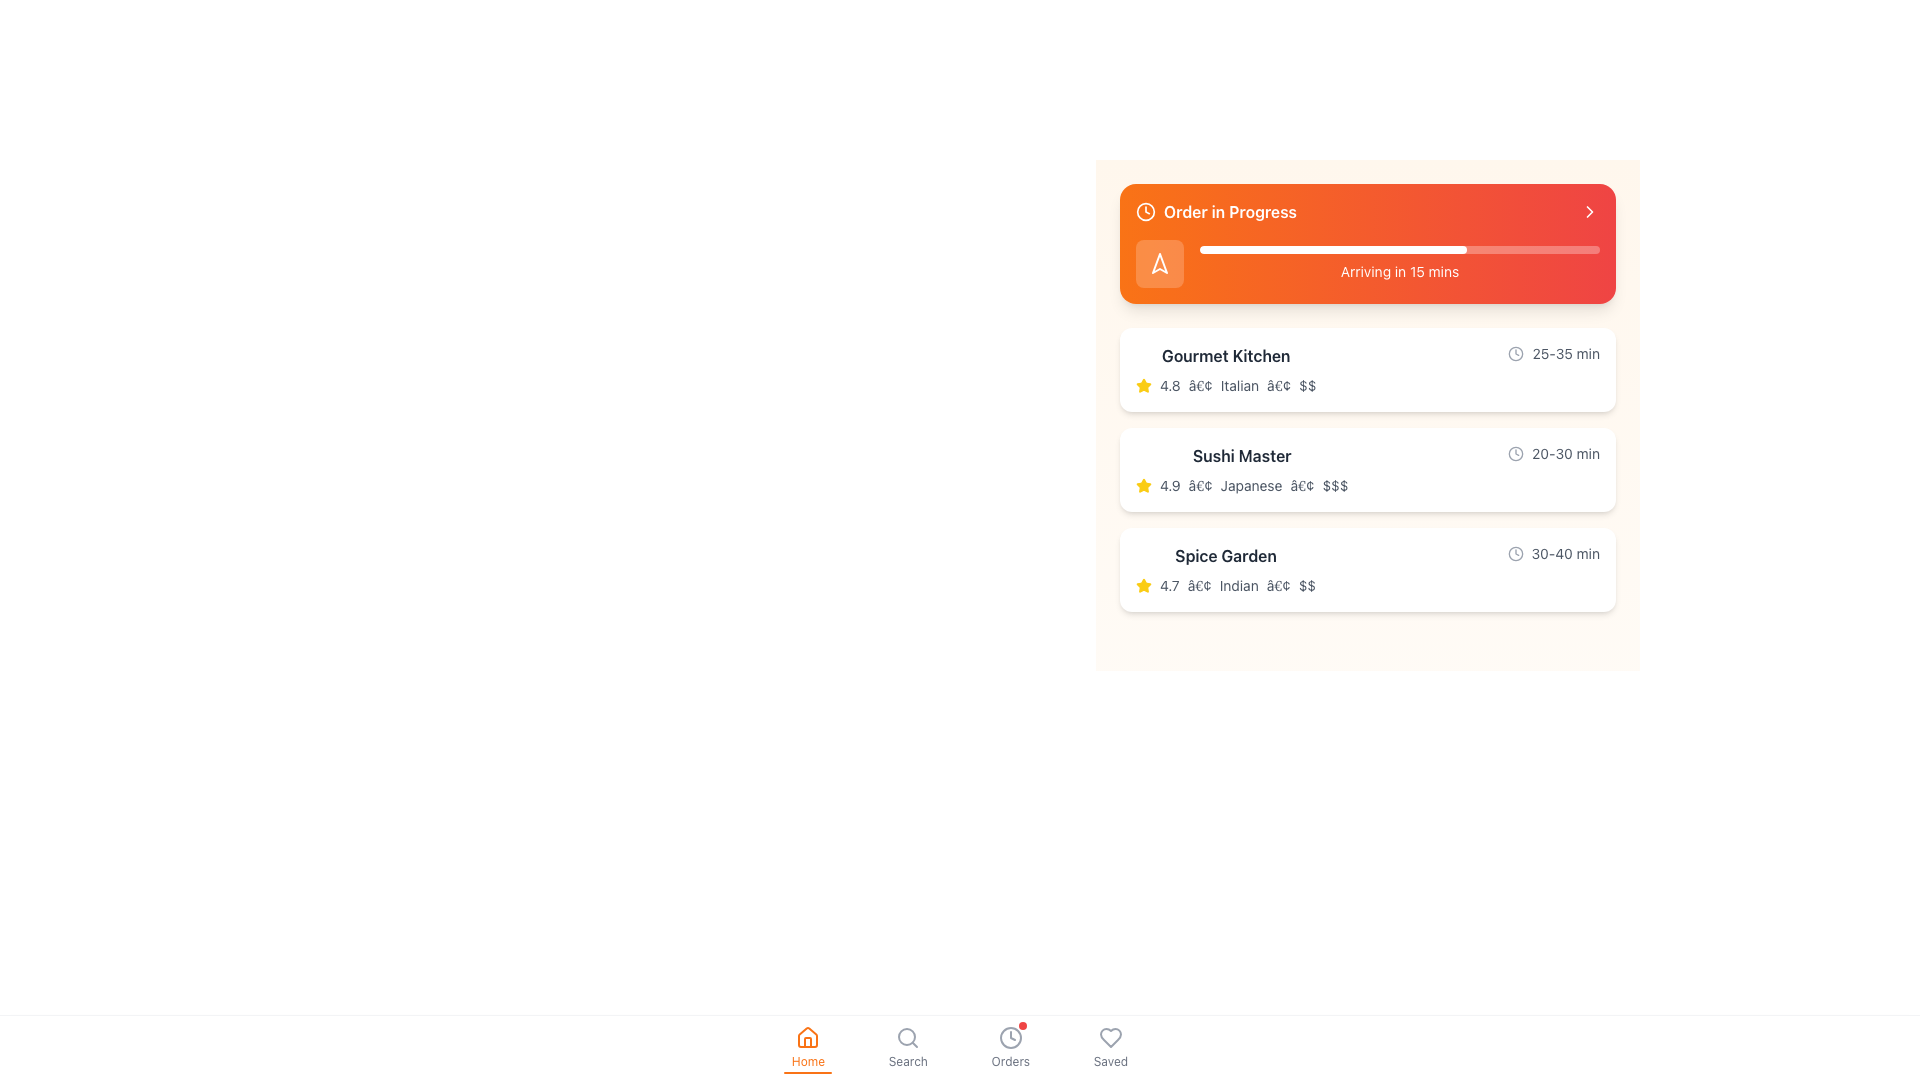 The height and width of the screenshot is (1080, 1920). Describe the element at coordinates (808, 1060) in the screenshot. I see `the 'Home' text label in the bottom navigation bar, which describes the house-shaped icon above it` at that location.